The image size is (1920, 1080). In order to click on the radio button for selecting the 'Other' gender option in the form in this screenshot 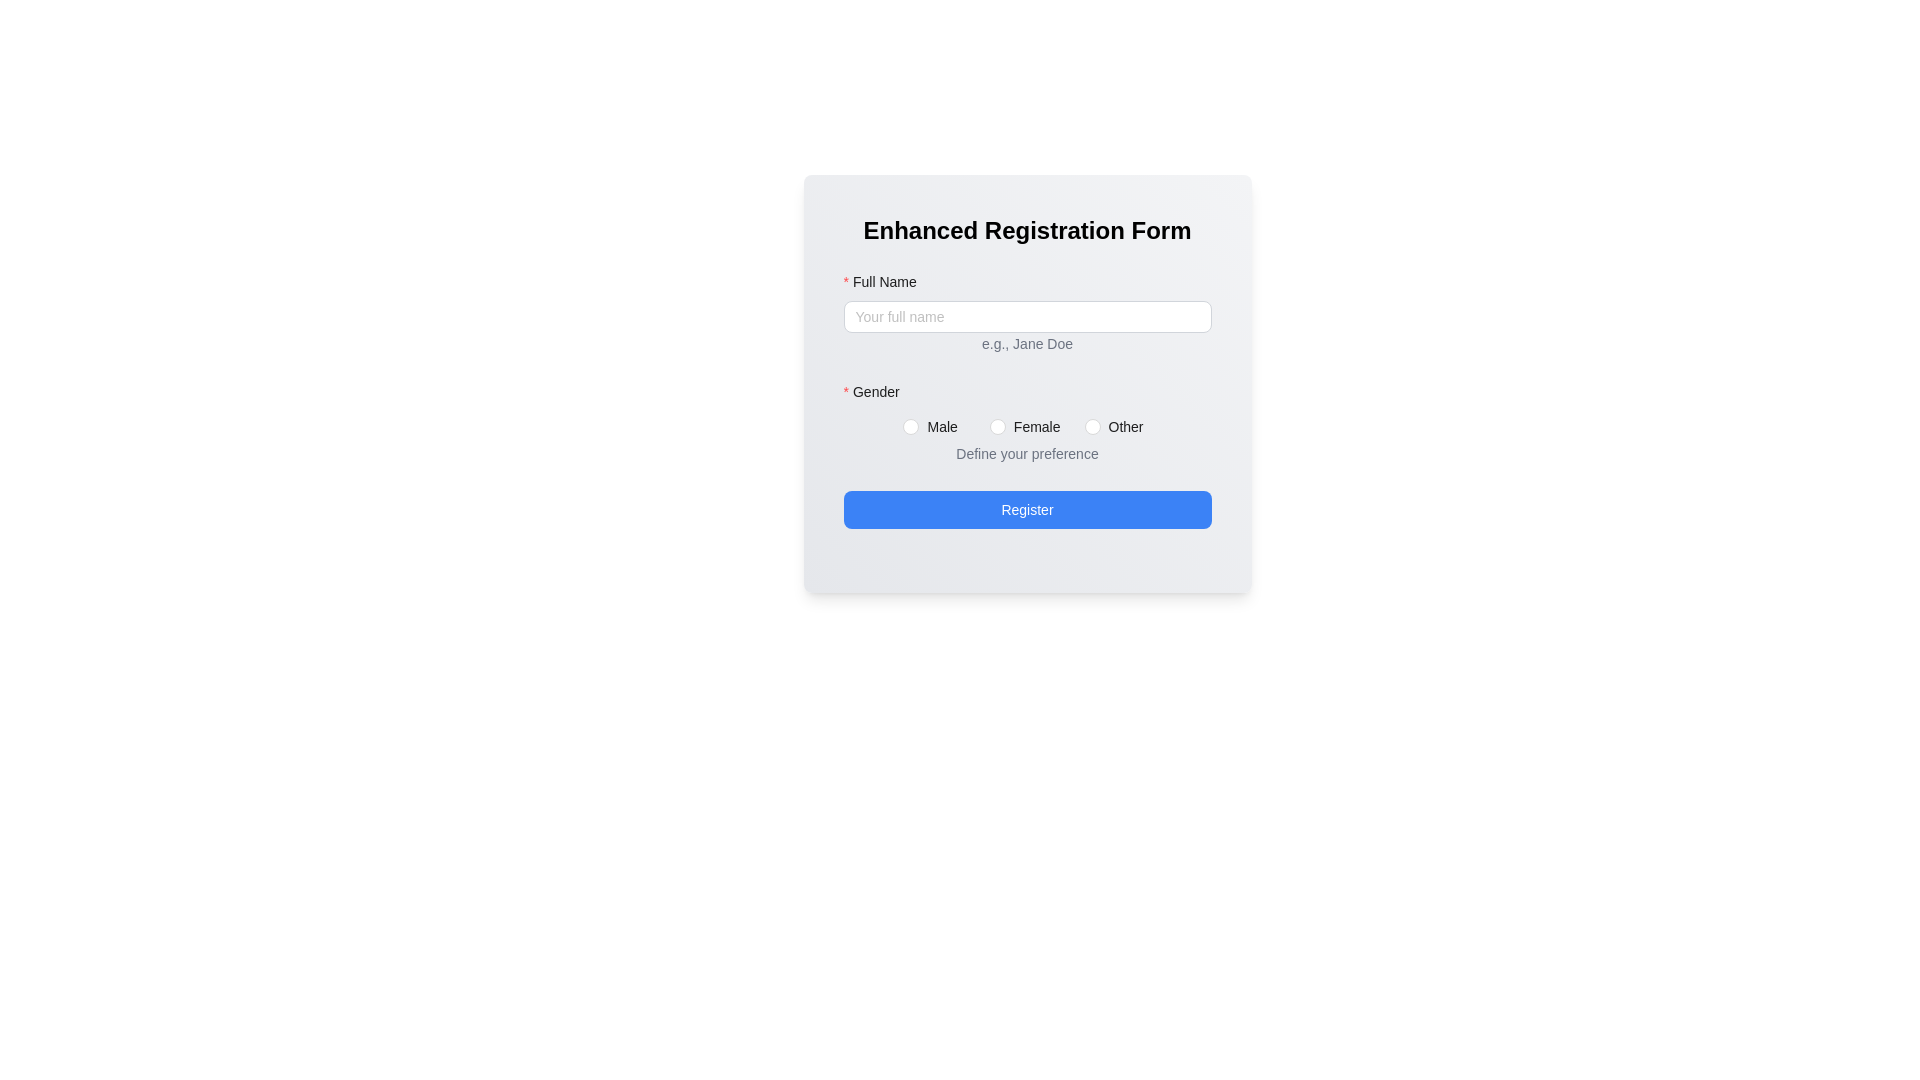, I will do `click(1091, 426)`.